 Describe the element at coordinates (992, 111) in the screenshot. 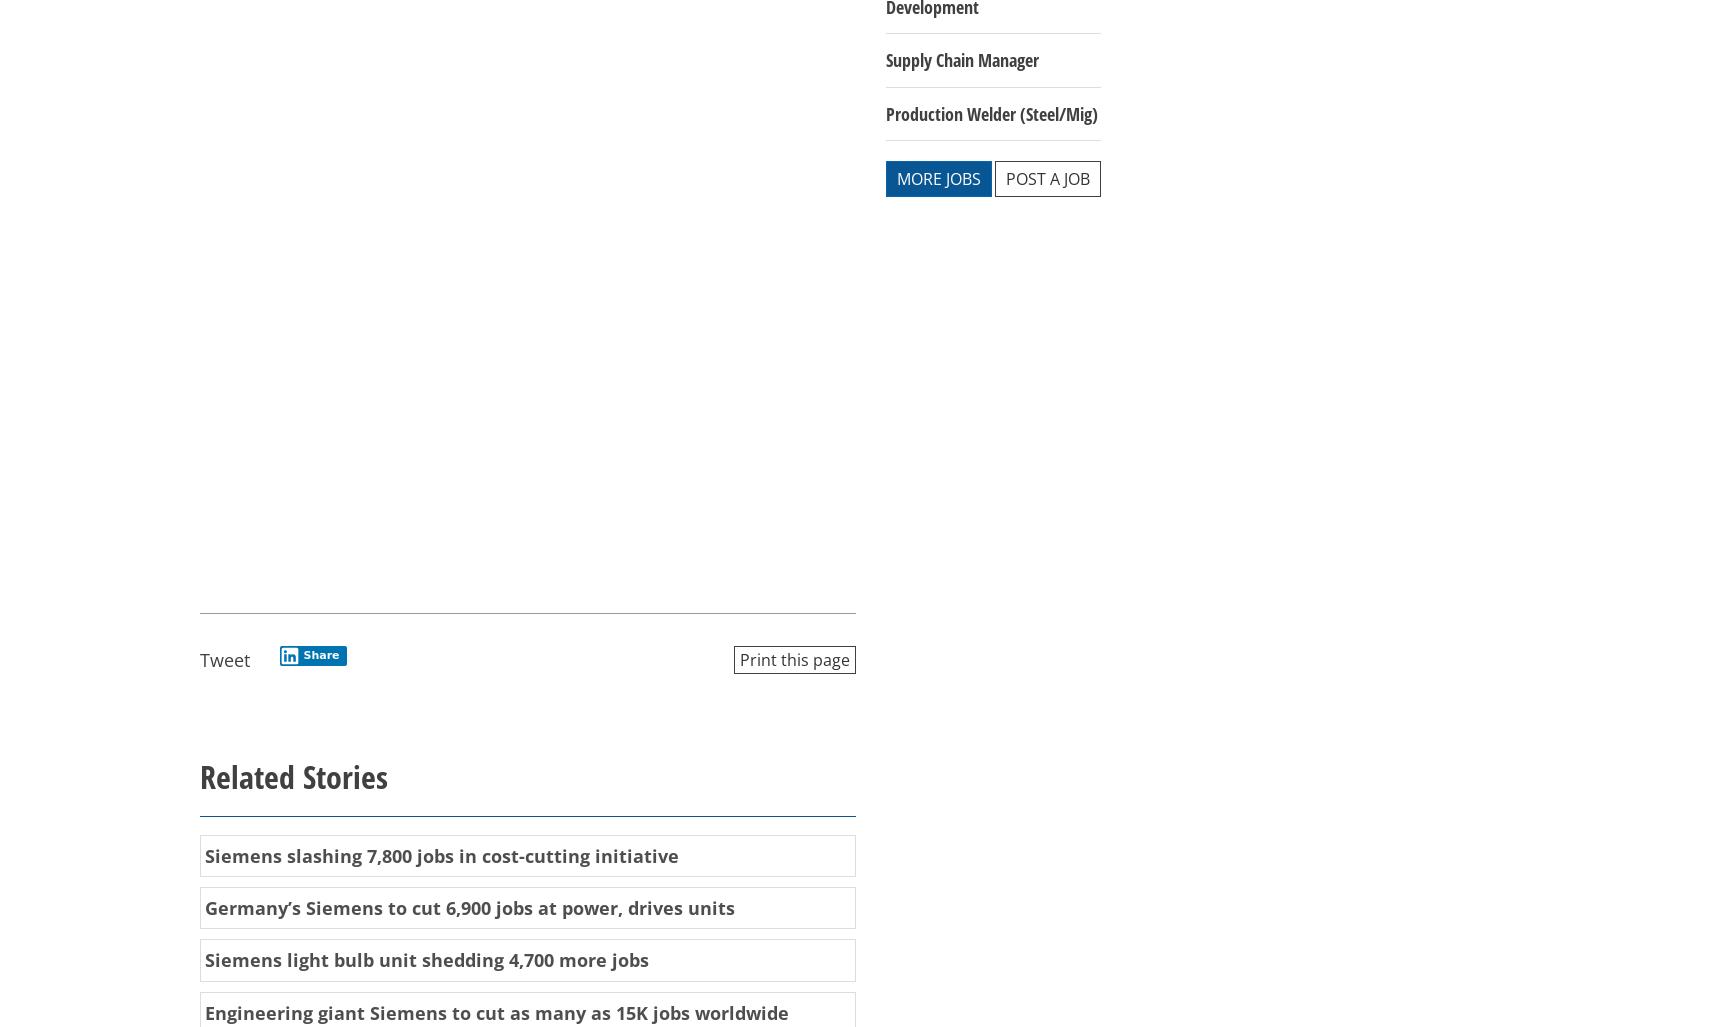

I see `'Production Welder (Steel/Mig)'` at that location.